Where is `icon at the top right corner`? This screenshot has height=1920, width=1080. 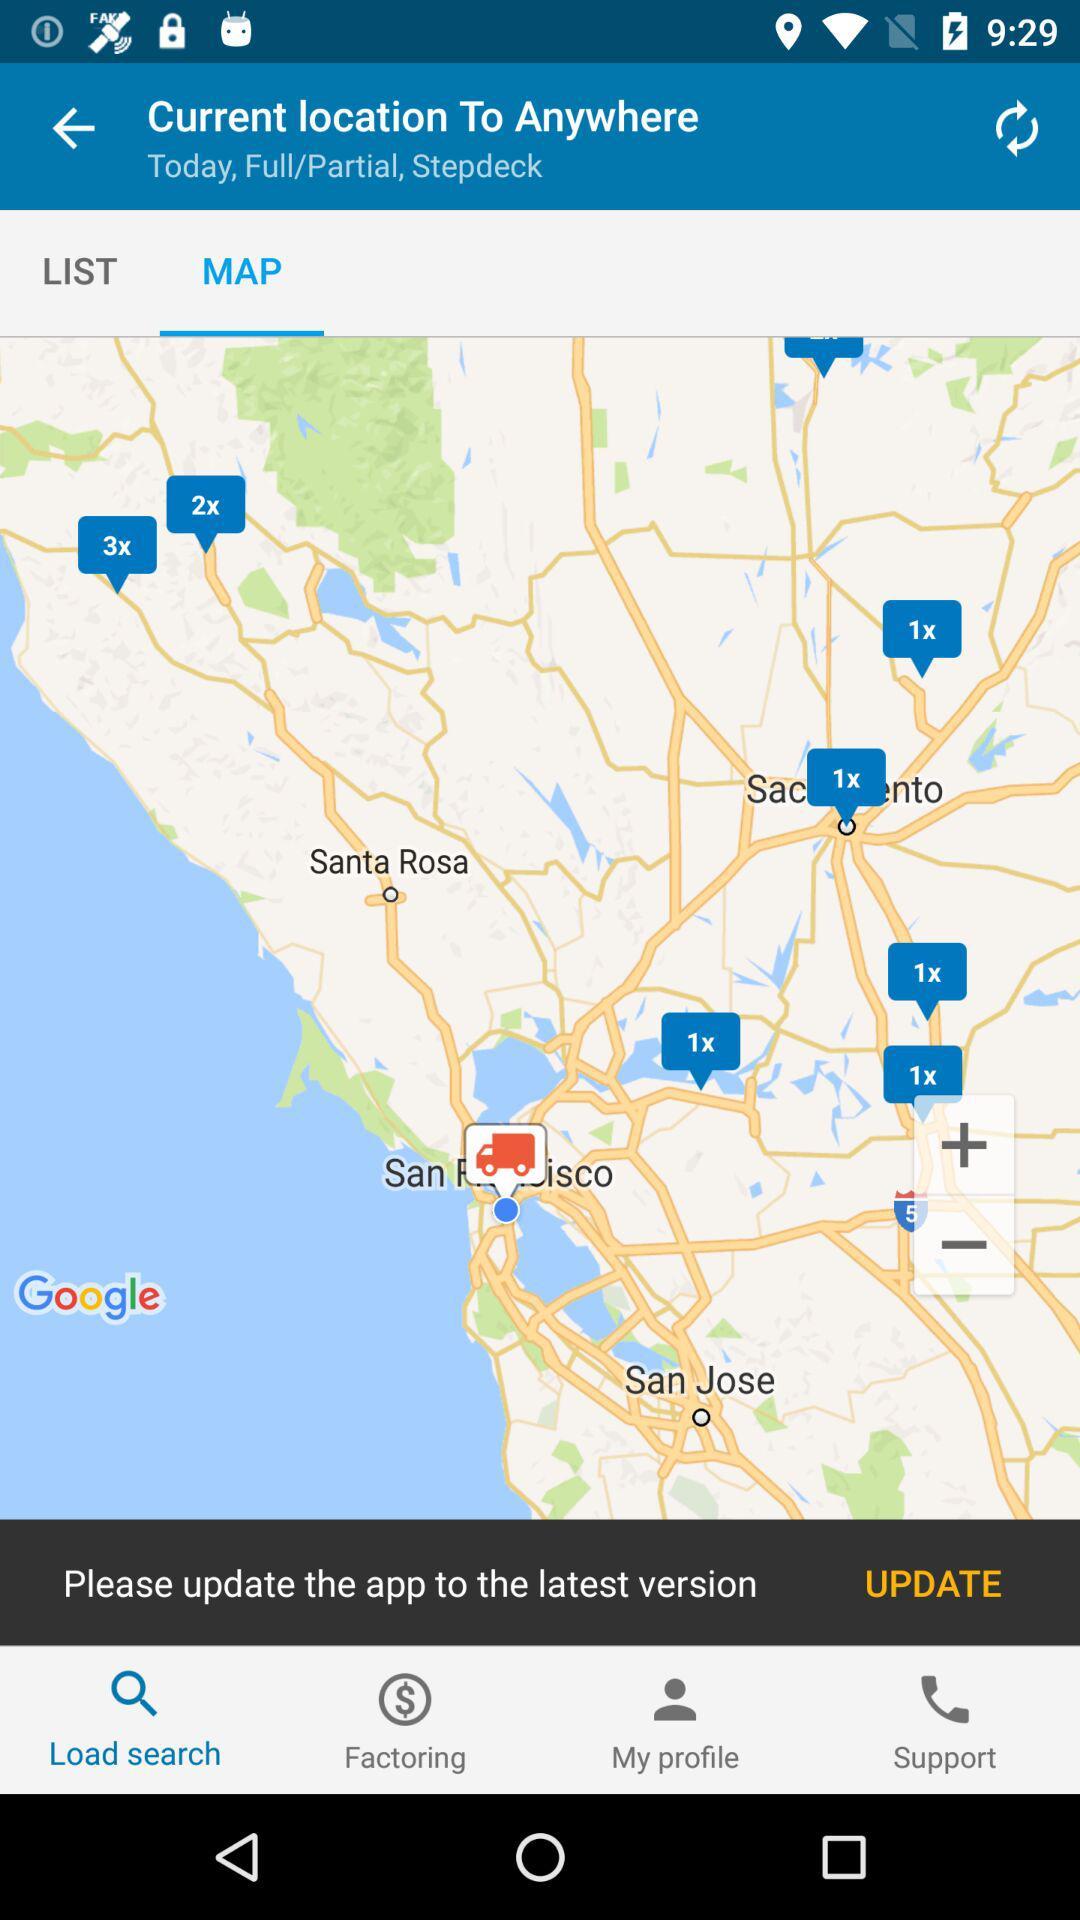 icon at the top right corner is located at coordinates (1017, 127).